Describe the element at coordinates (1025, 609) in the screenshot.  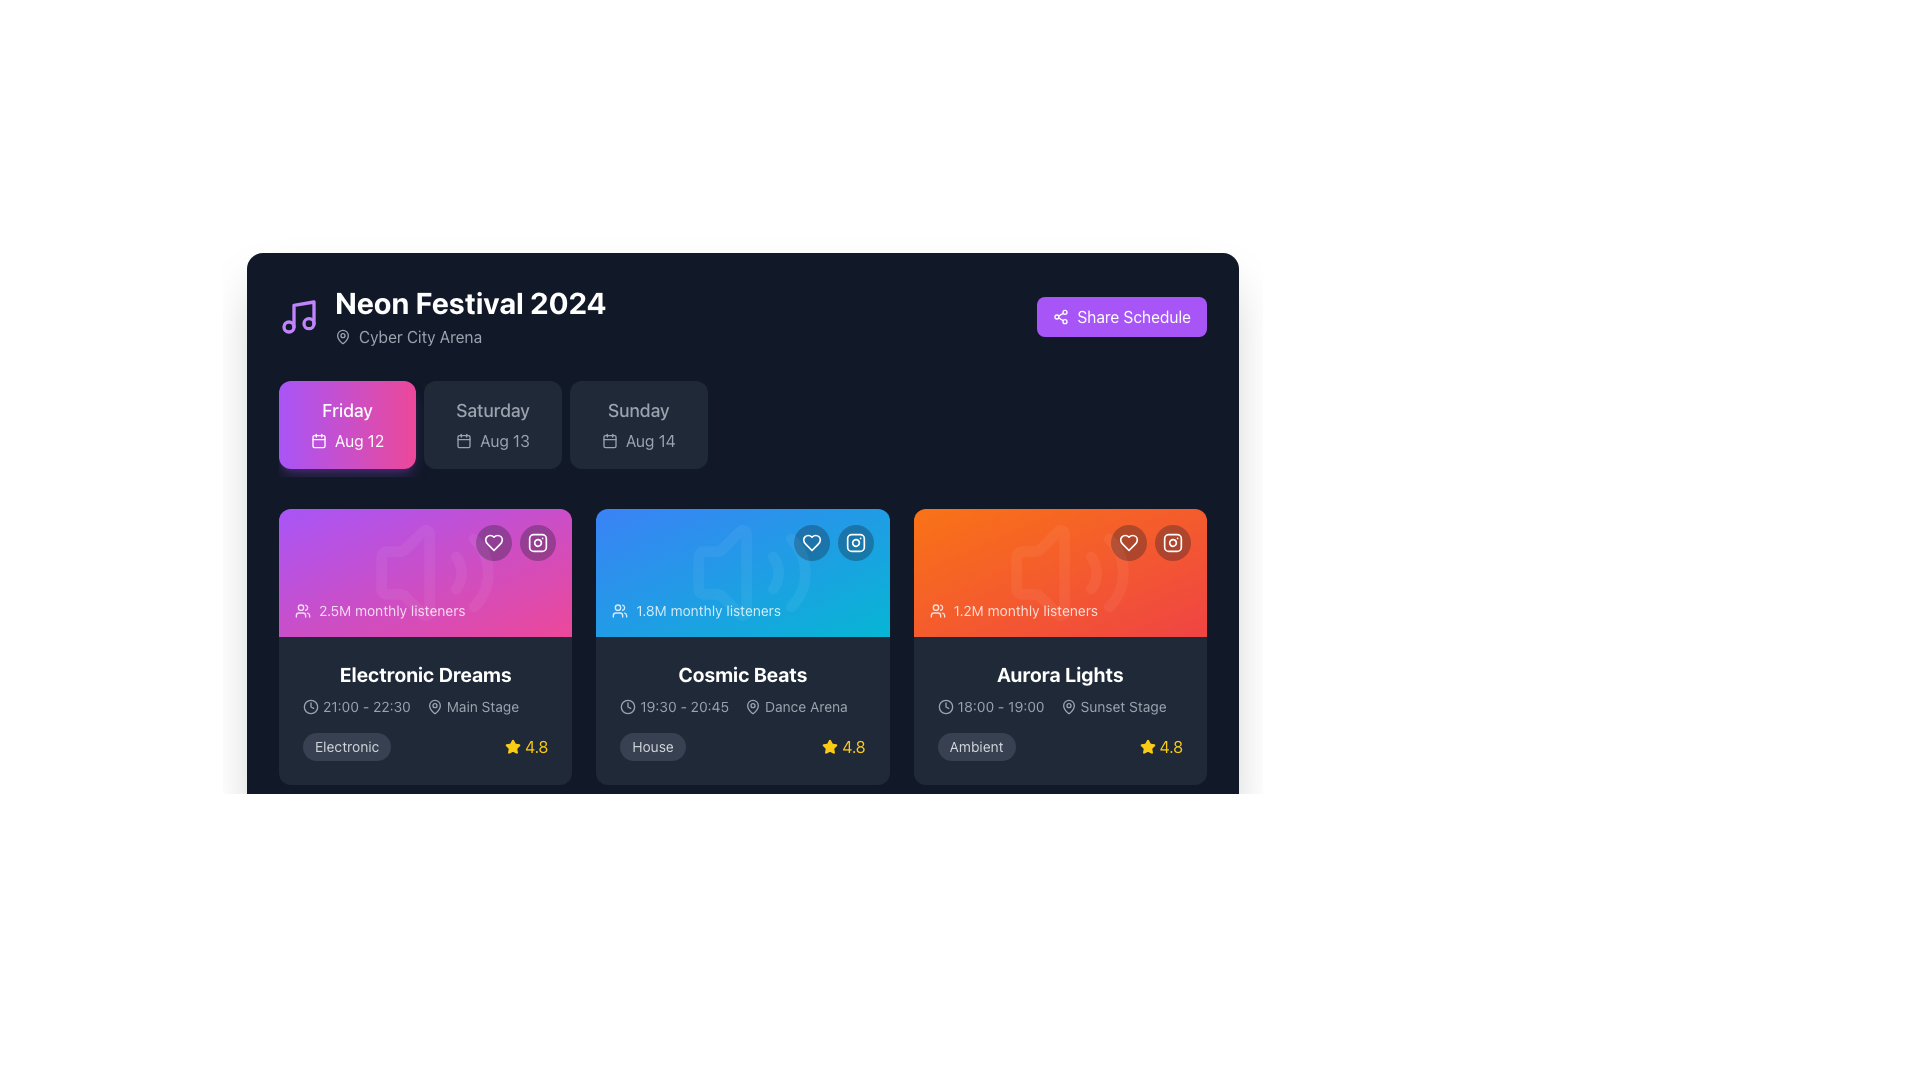
I see `the informational text that provides details about the popularity of the 'Aurora Lights' event, located centrally below the user icon within the card labeled 'Aurora Lights'` at that location.